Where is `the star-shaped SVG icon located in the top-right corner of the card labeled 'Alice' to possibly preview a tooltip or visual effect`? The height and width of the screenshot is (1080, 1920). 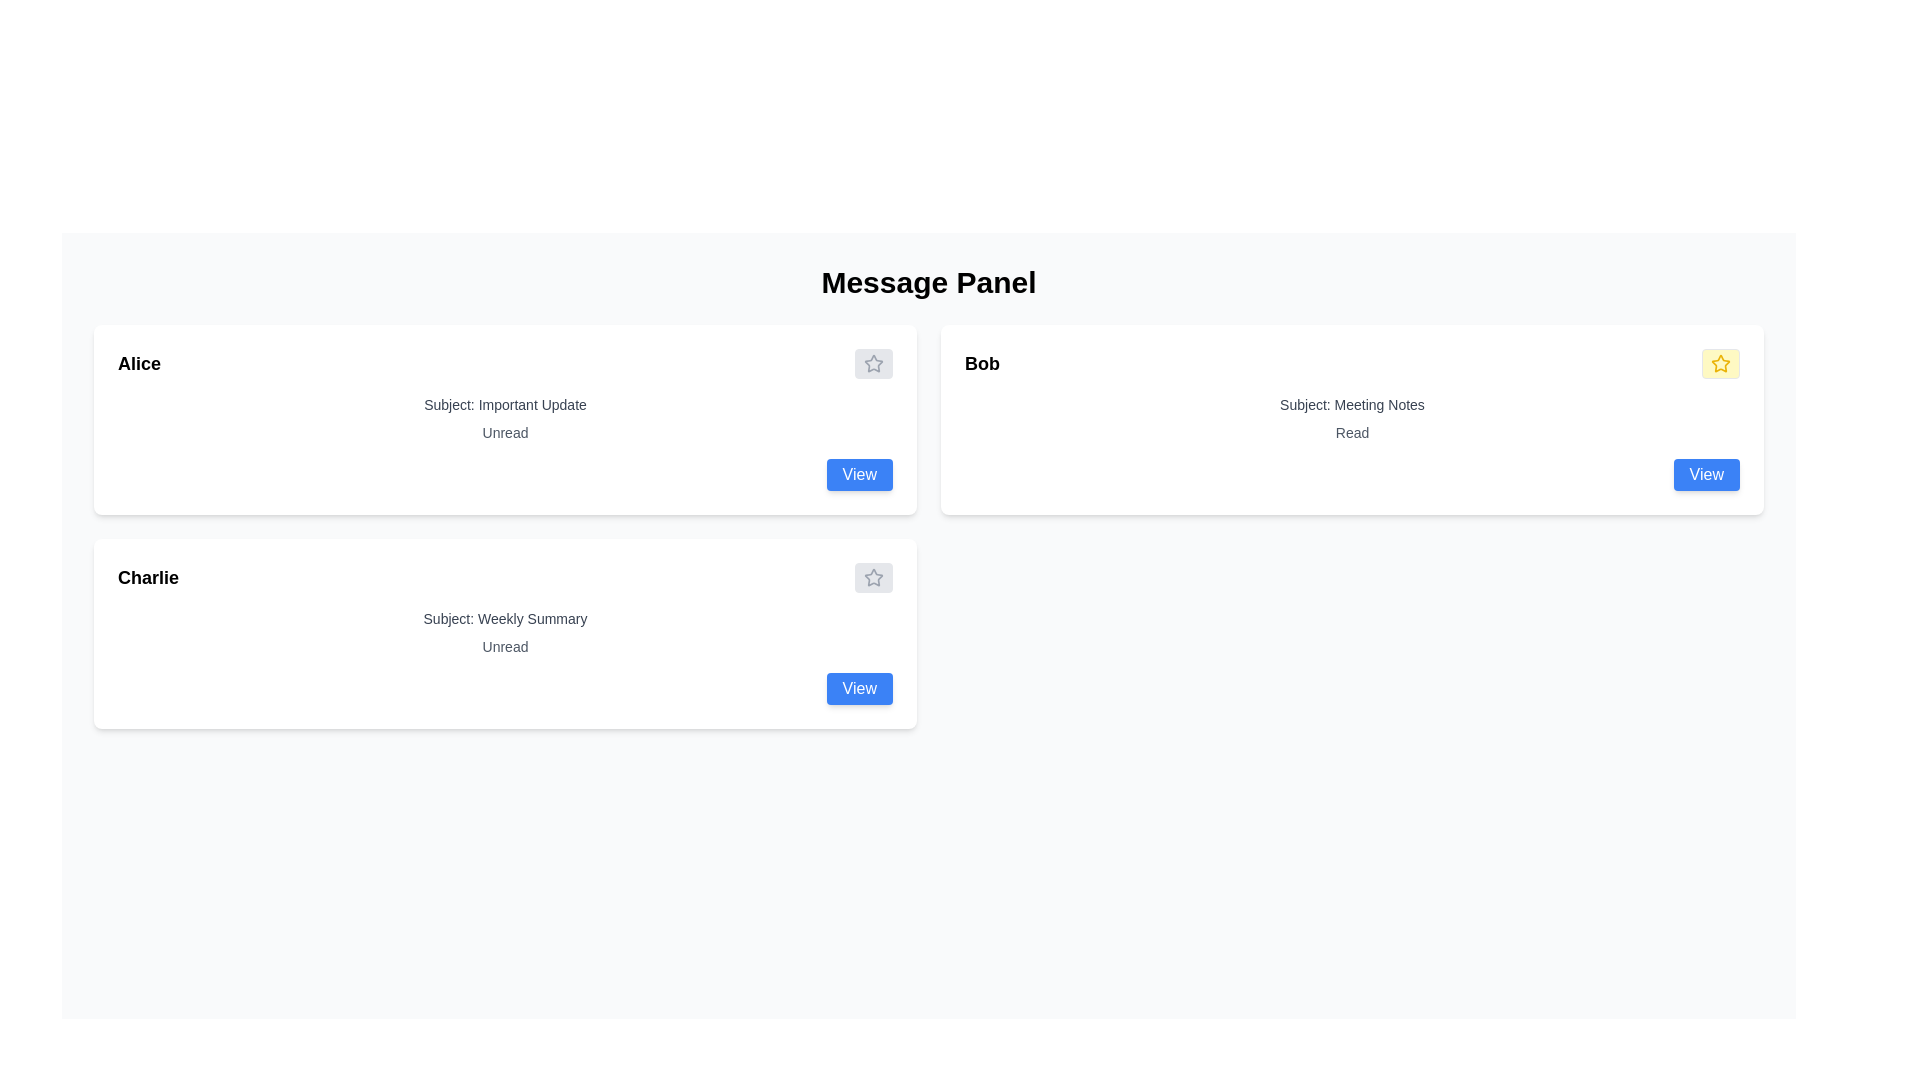
the star-shaped SVG icon located in the top-right corner of the card labeled 'Alice' to possibly preview a tooltip or visual effect is located at coordinates (873, 363).